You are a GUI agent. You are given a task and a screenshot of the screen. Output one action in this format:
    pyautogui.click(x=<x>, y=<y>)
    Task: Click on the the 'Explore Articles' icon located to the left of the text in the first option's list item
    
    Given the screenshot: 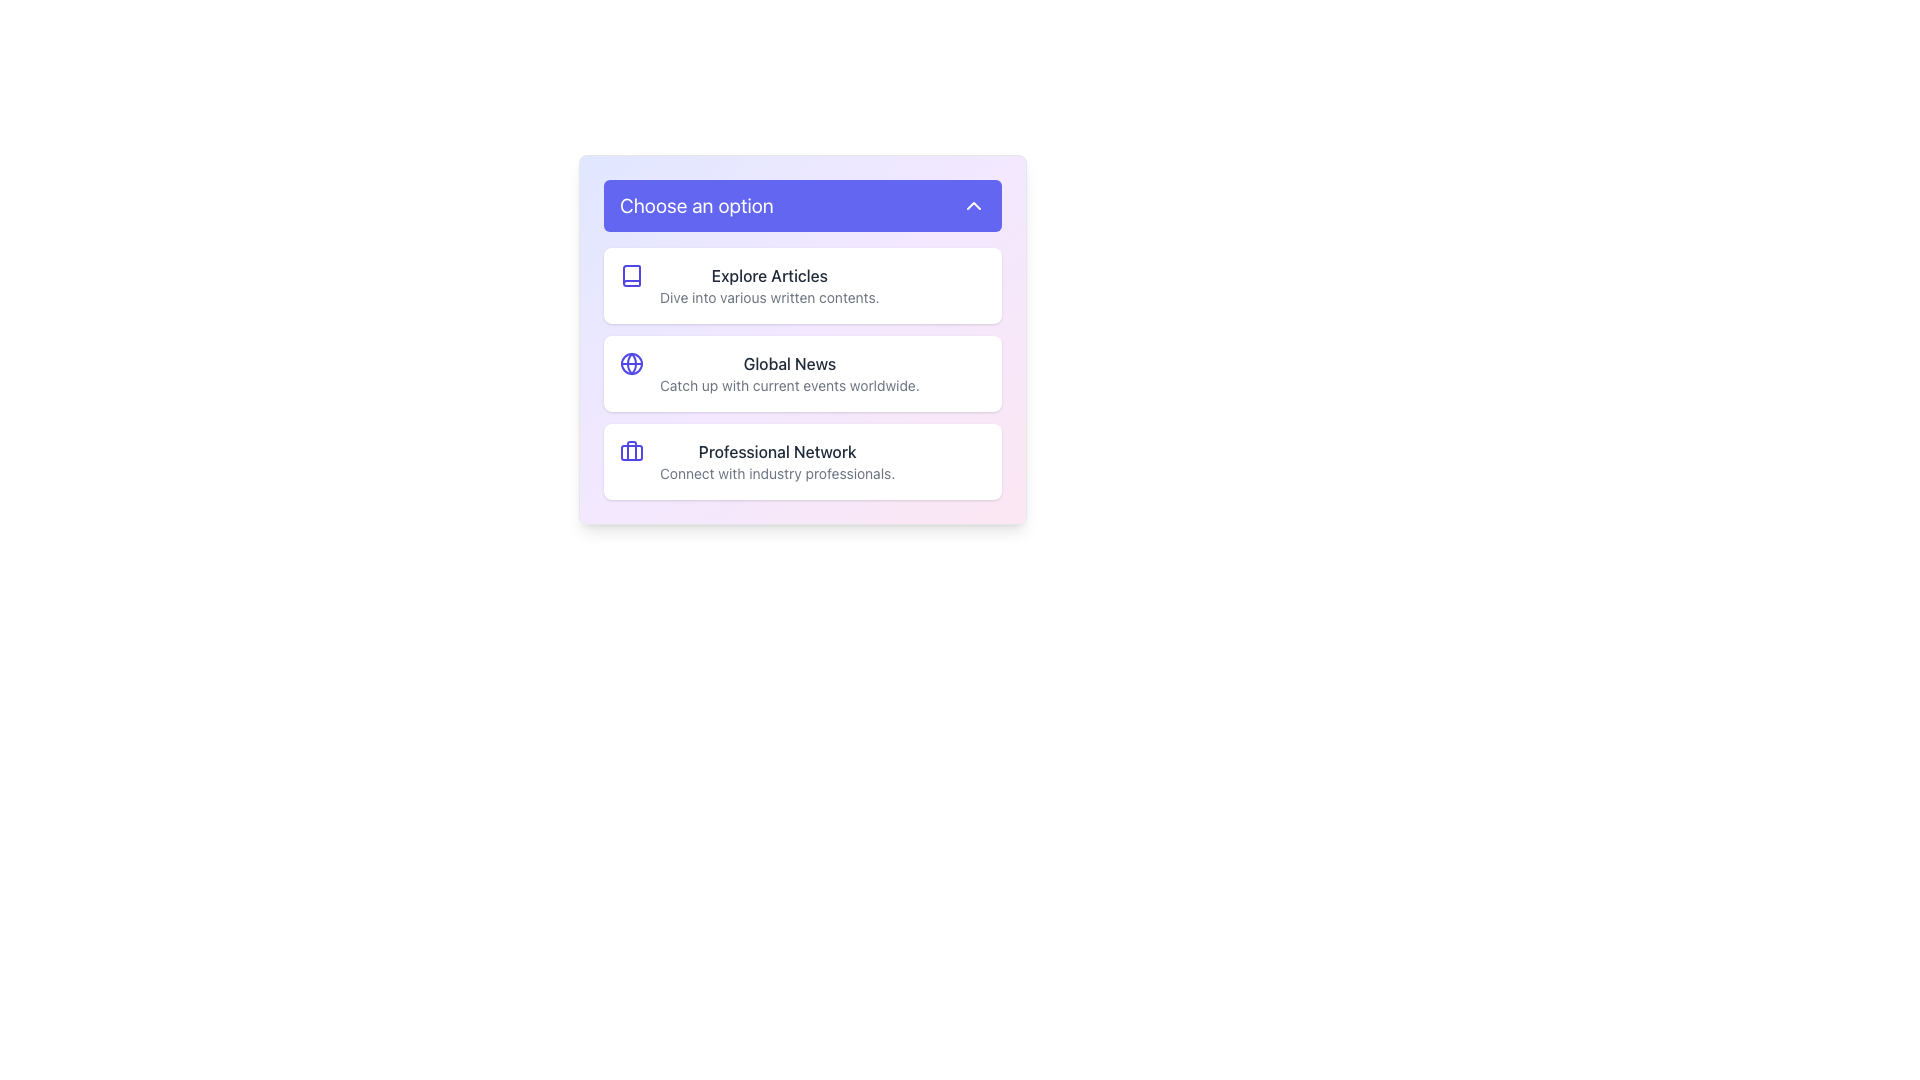 What is the action you would take?
    pyautogui.click(x=631, y=276)
    